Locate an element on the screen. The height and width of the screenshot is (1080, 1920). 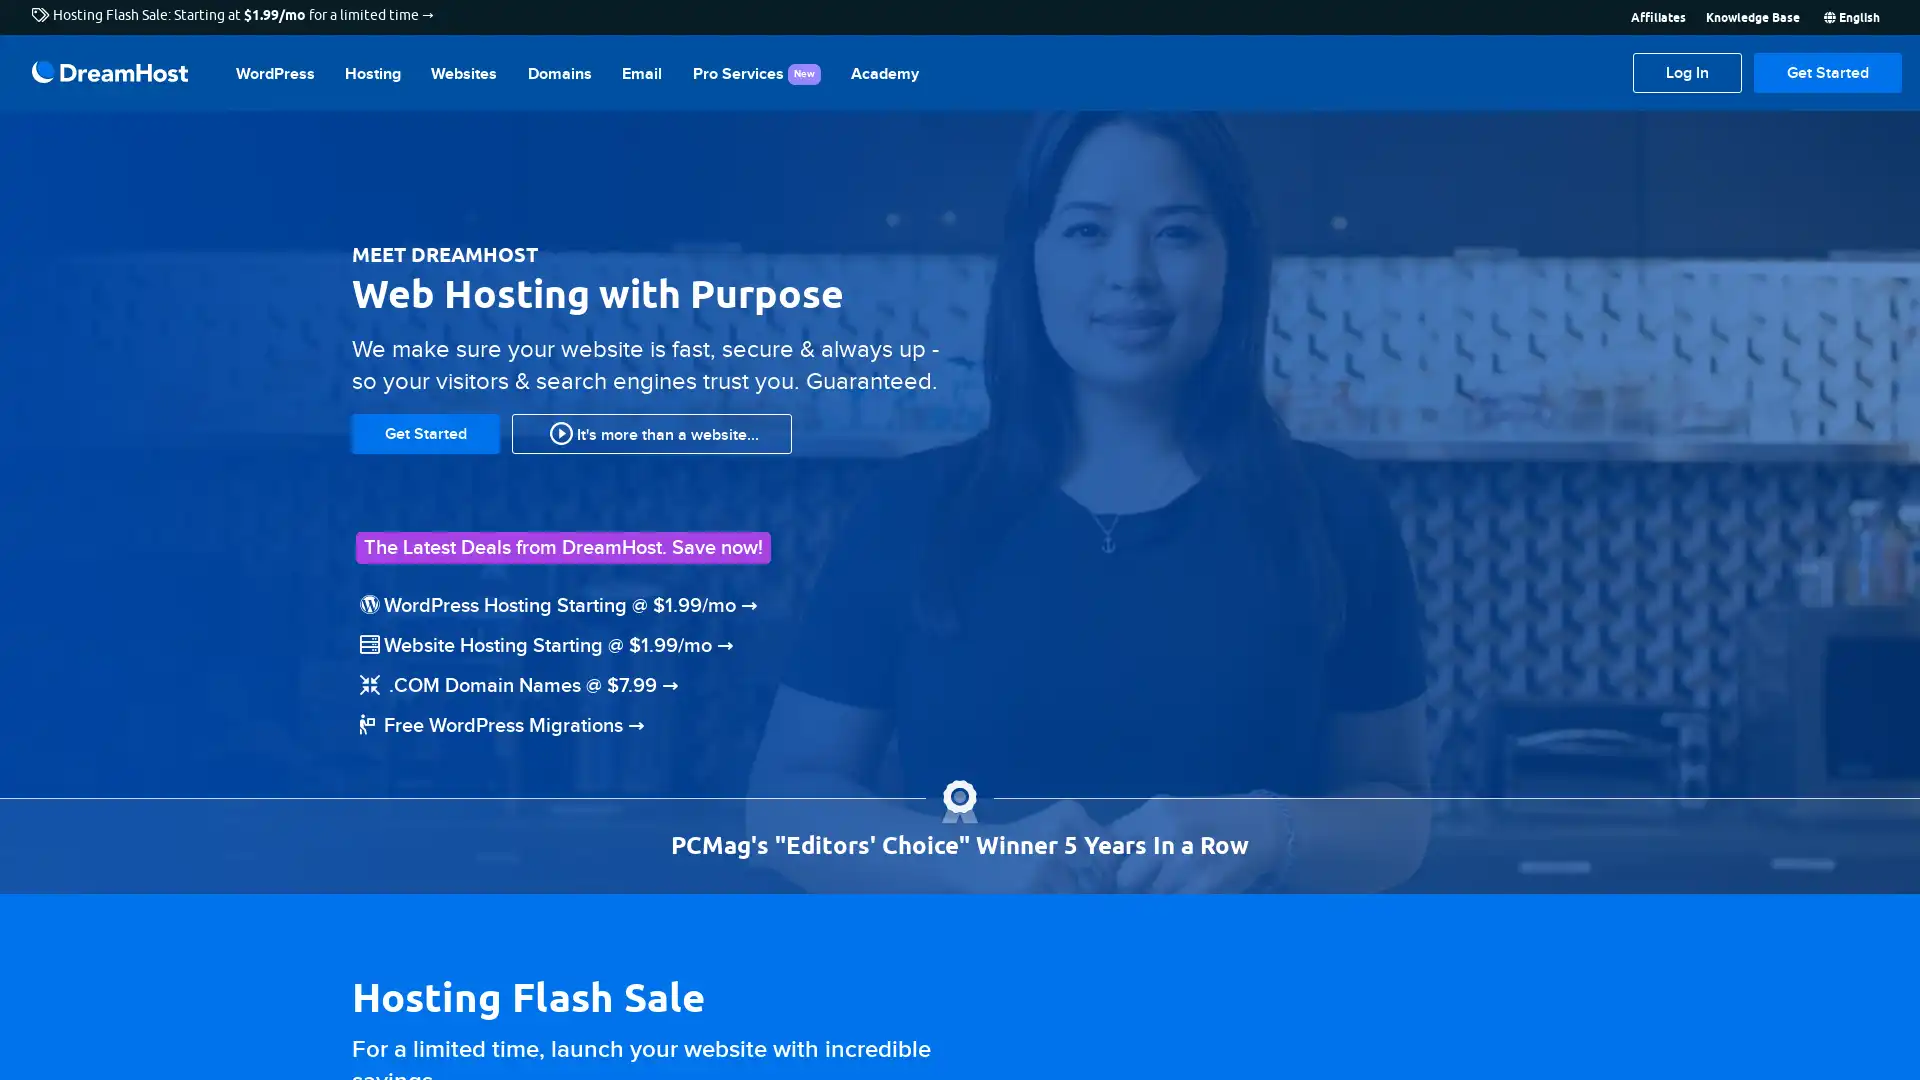
Log In is located at coordinates (1686, 72).